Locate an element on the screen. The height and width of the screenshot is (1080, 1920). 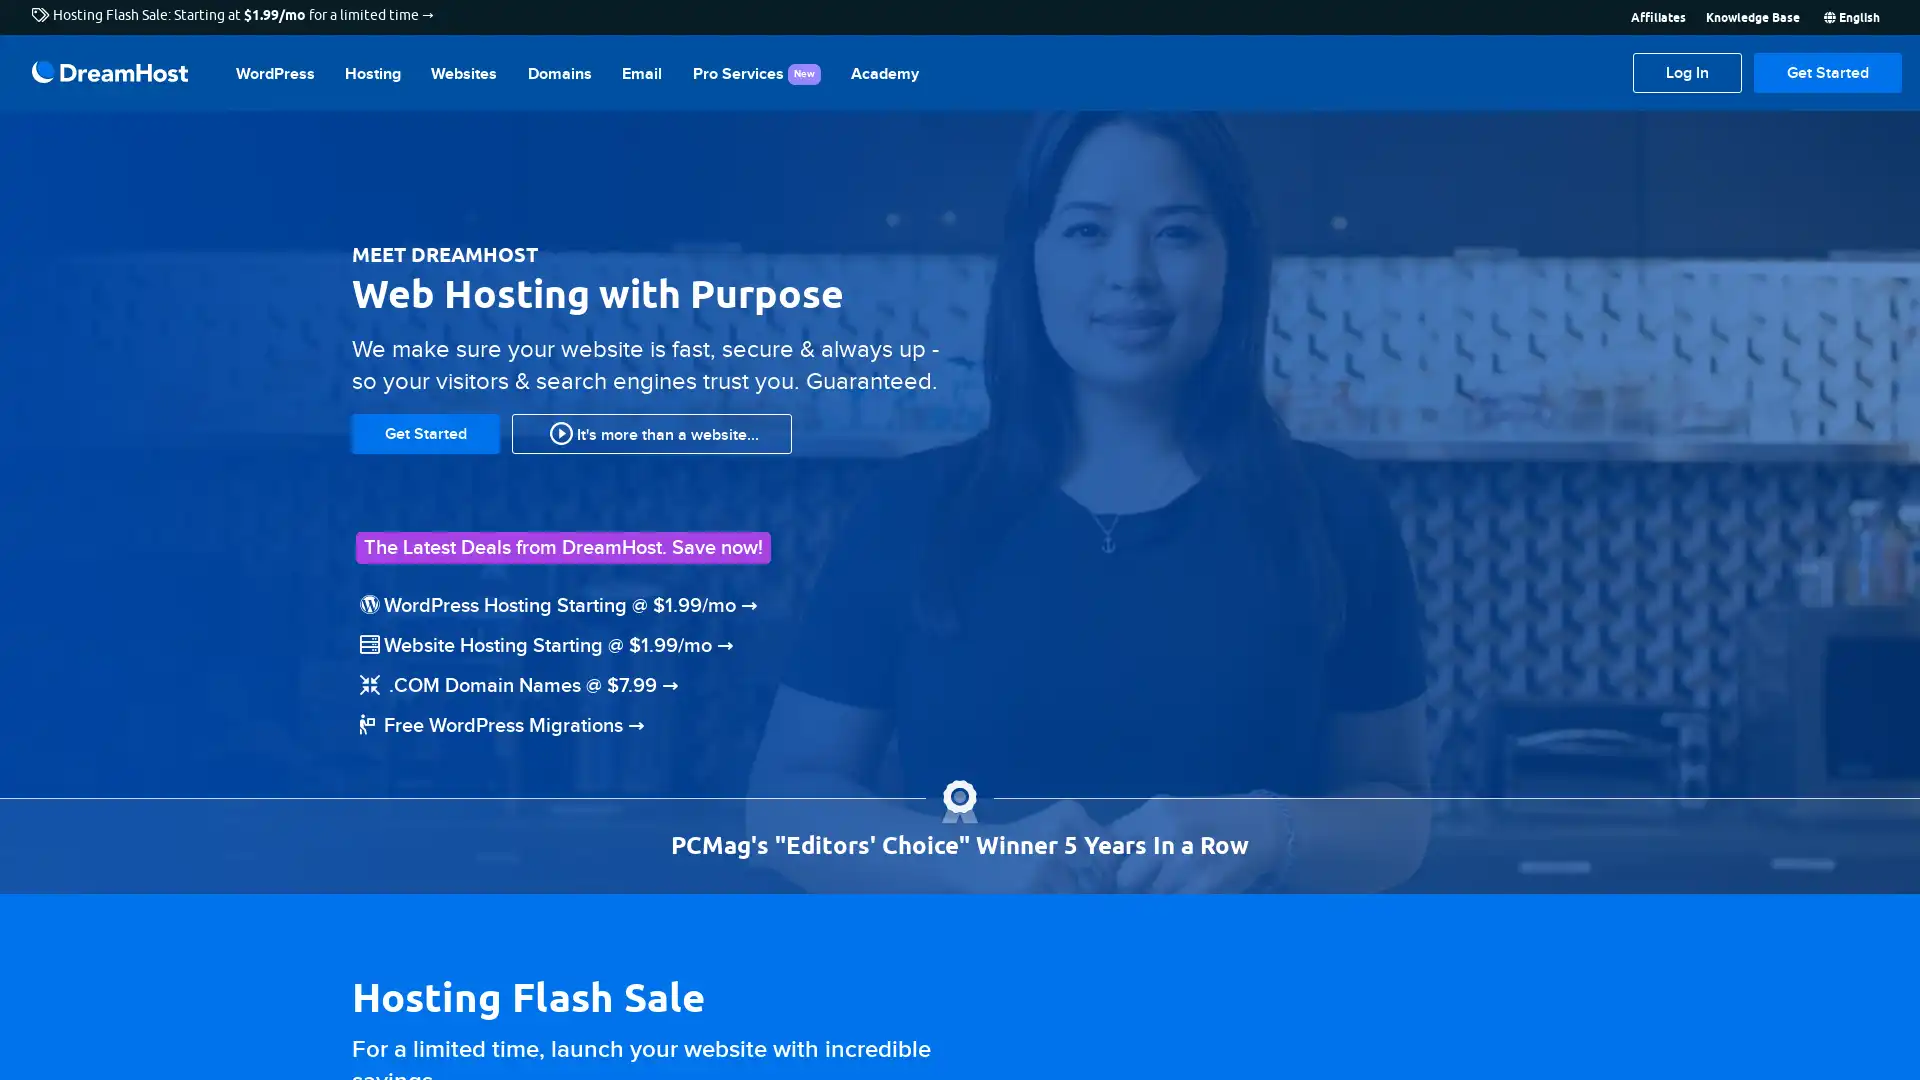
Log In is located at coordinates (1686, 72).